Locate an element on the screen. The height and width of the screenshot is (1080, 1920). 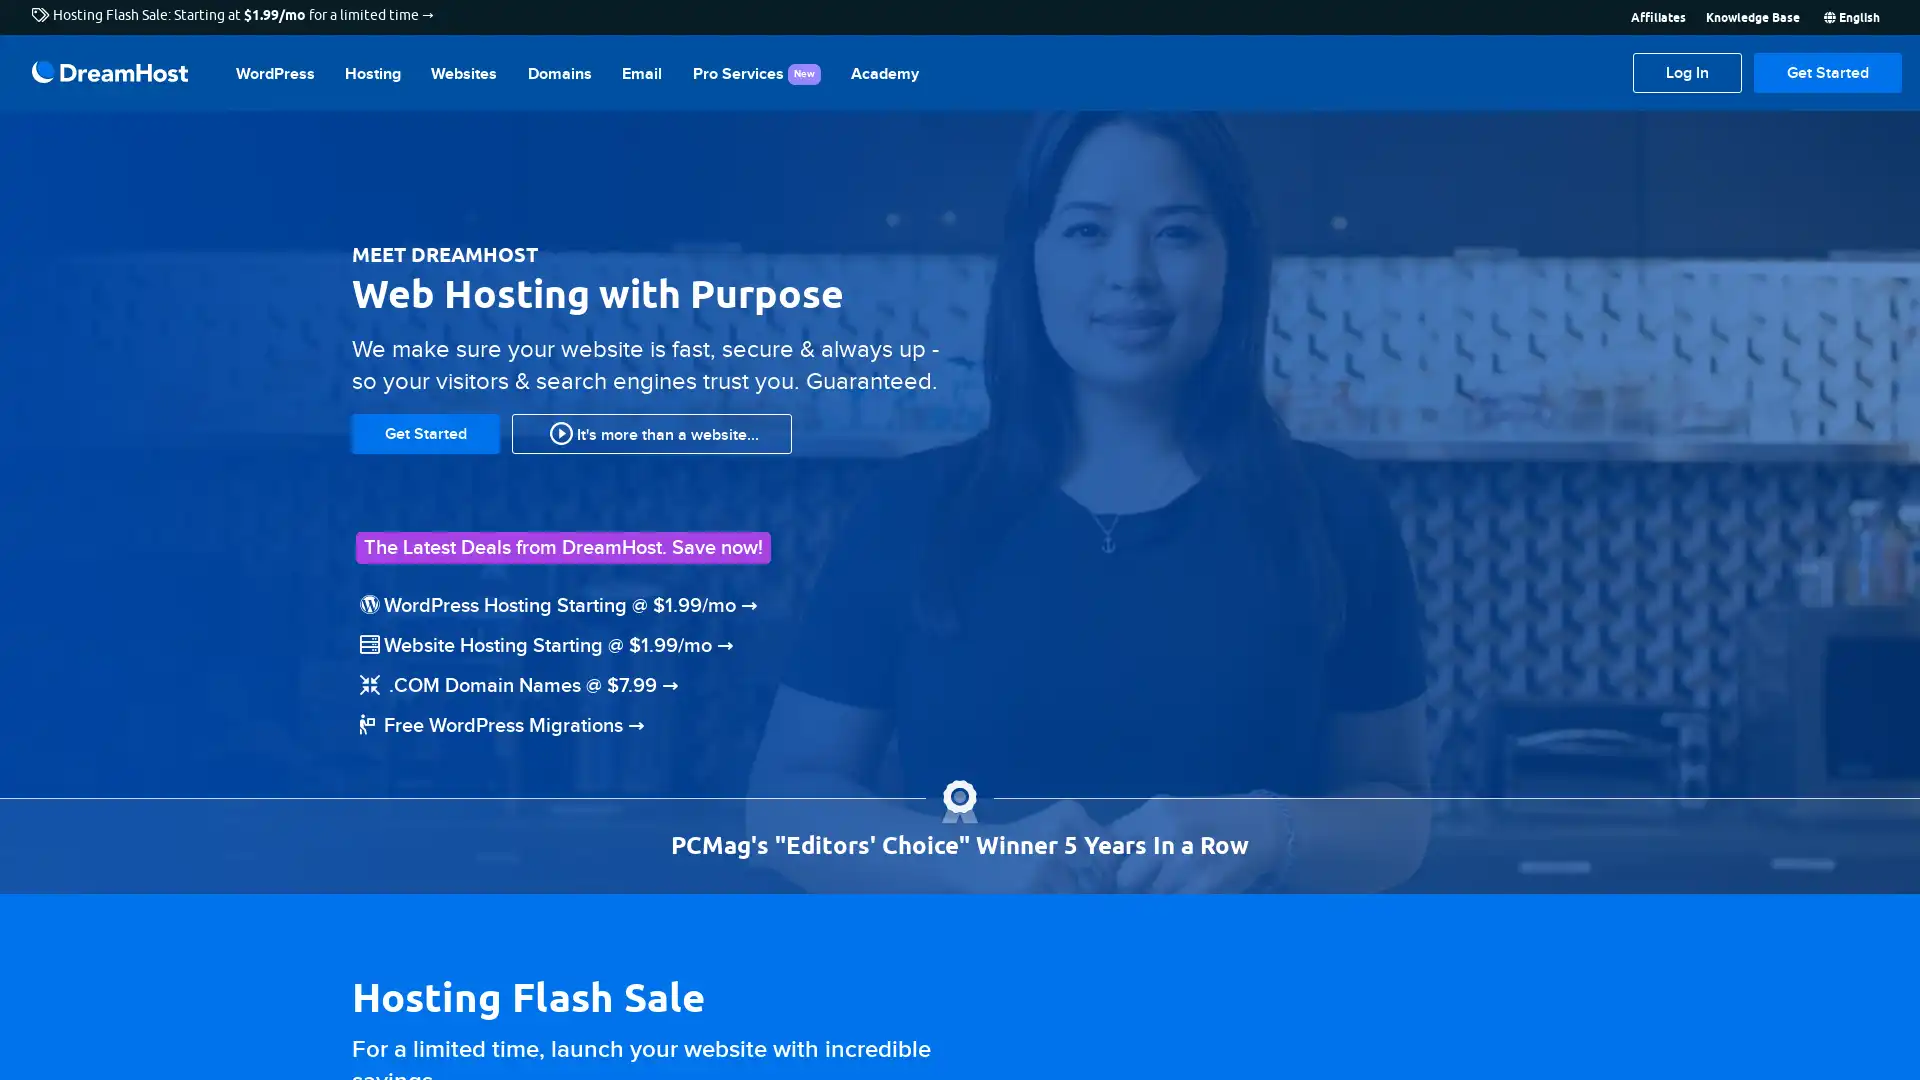
Log In is located at coordinates (1686, 72).